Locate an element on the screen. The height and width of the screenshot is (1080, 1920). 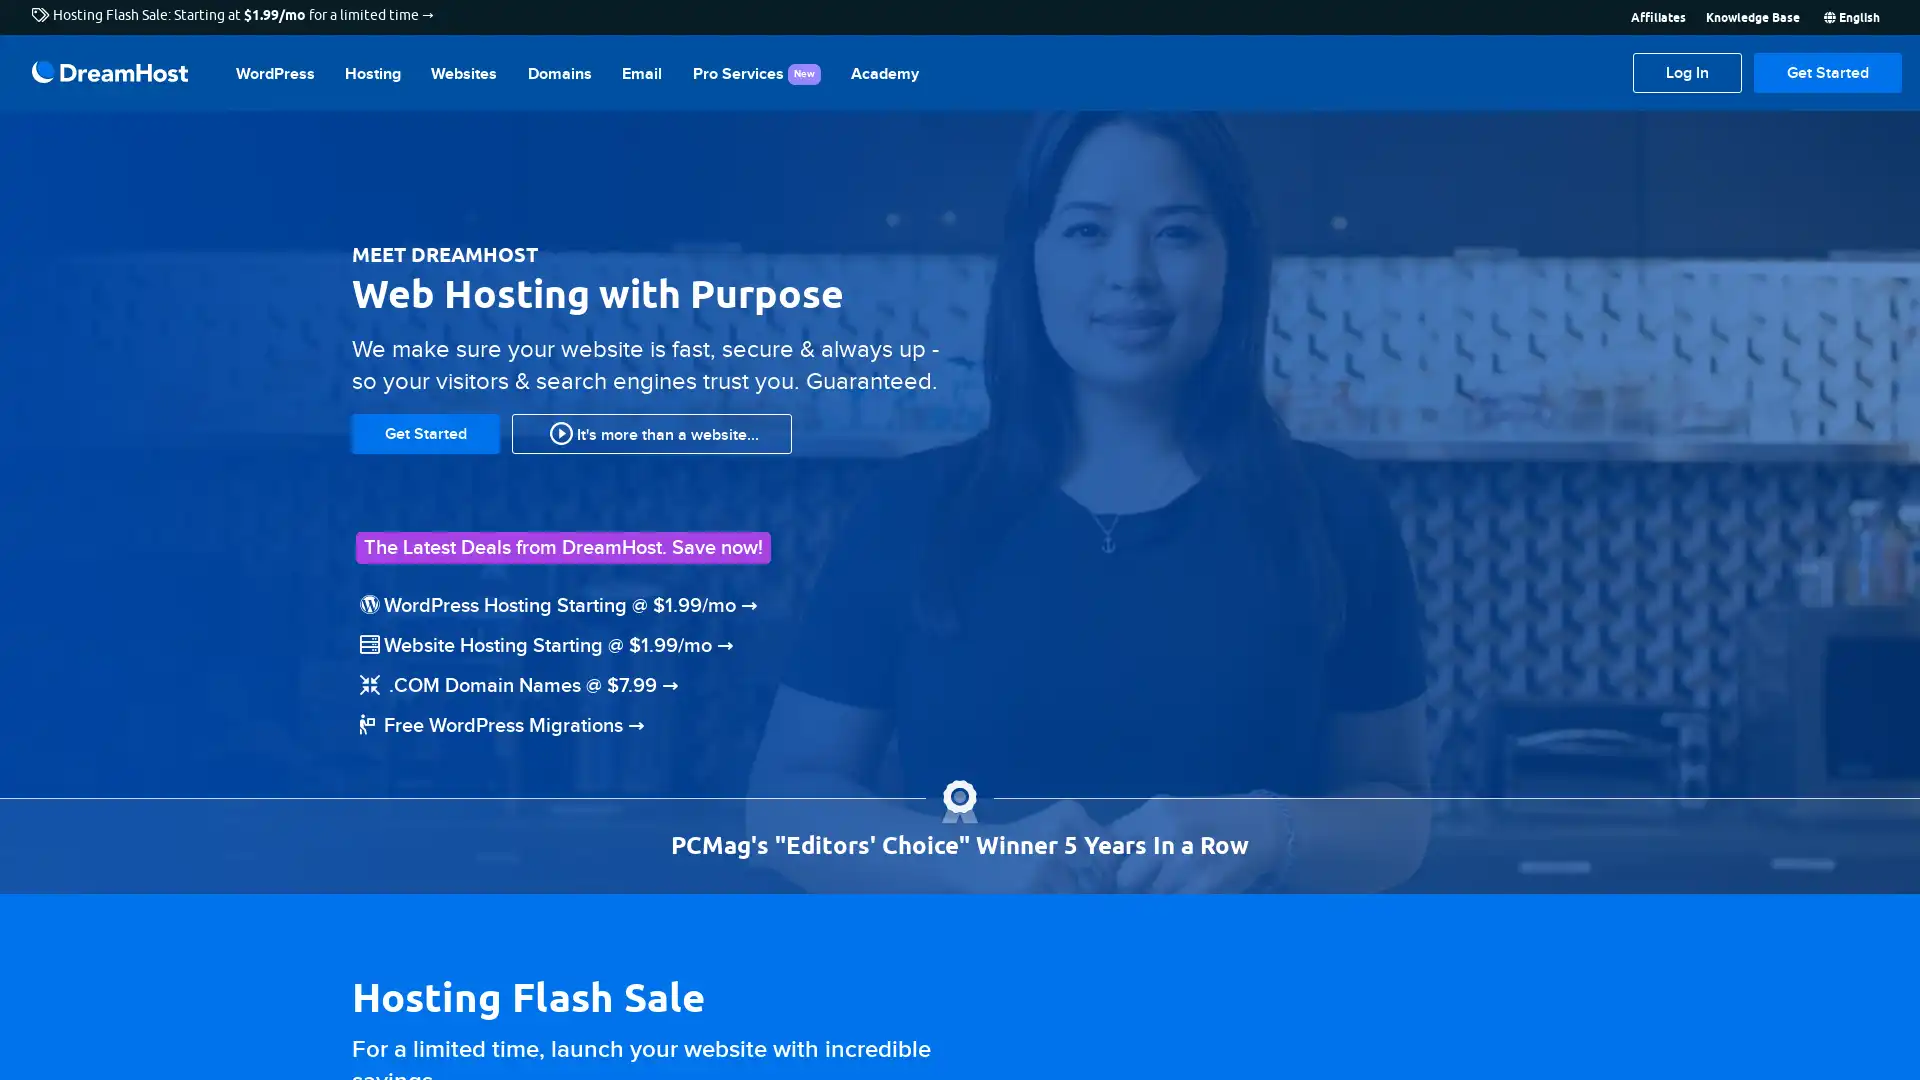
Log In is located at coordinates (1686, 72).